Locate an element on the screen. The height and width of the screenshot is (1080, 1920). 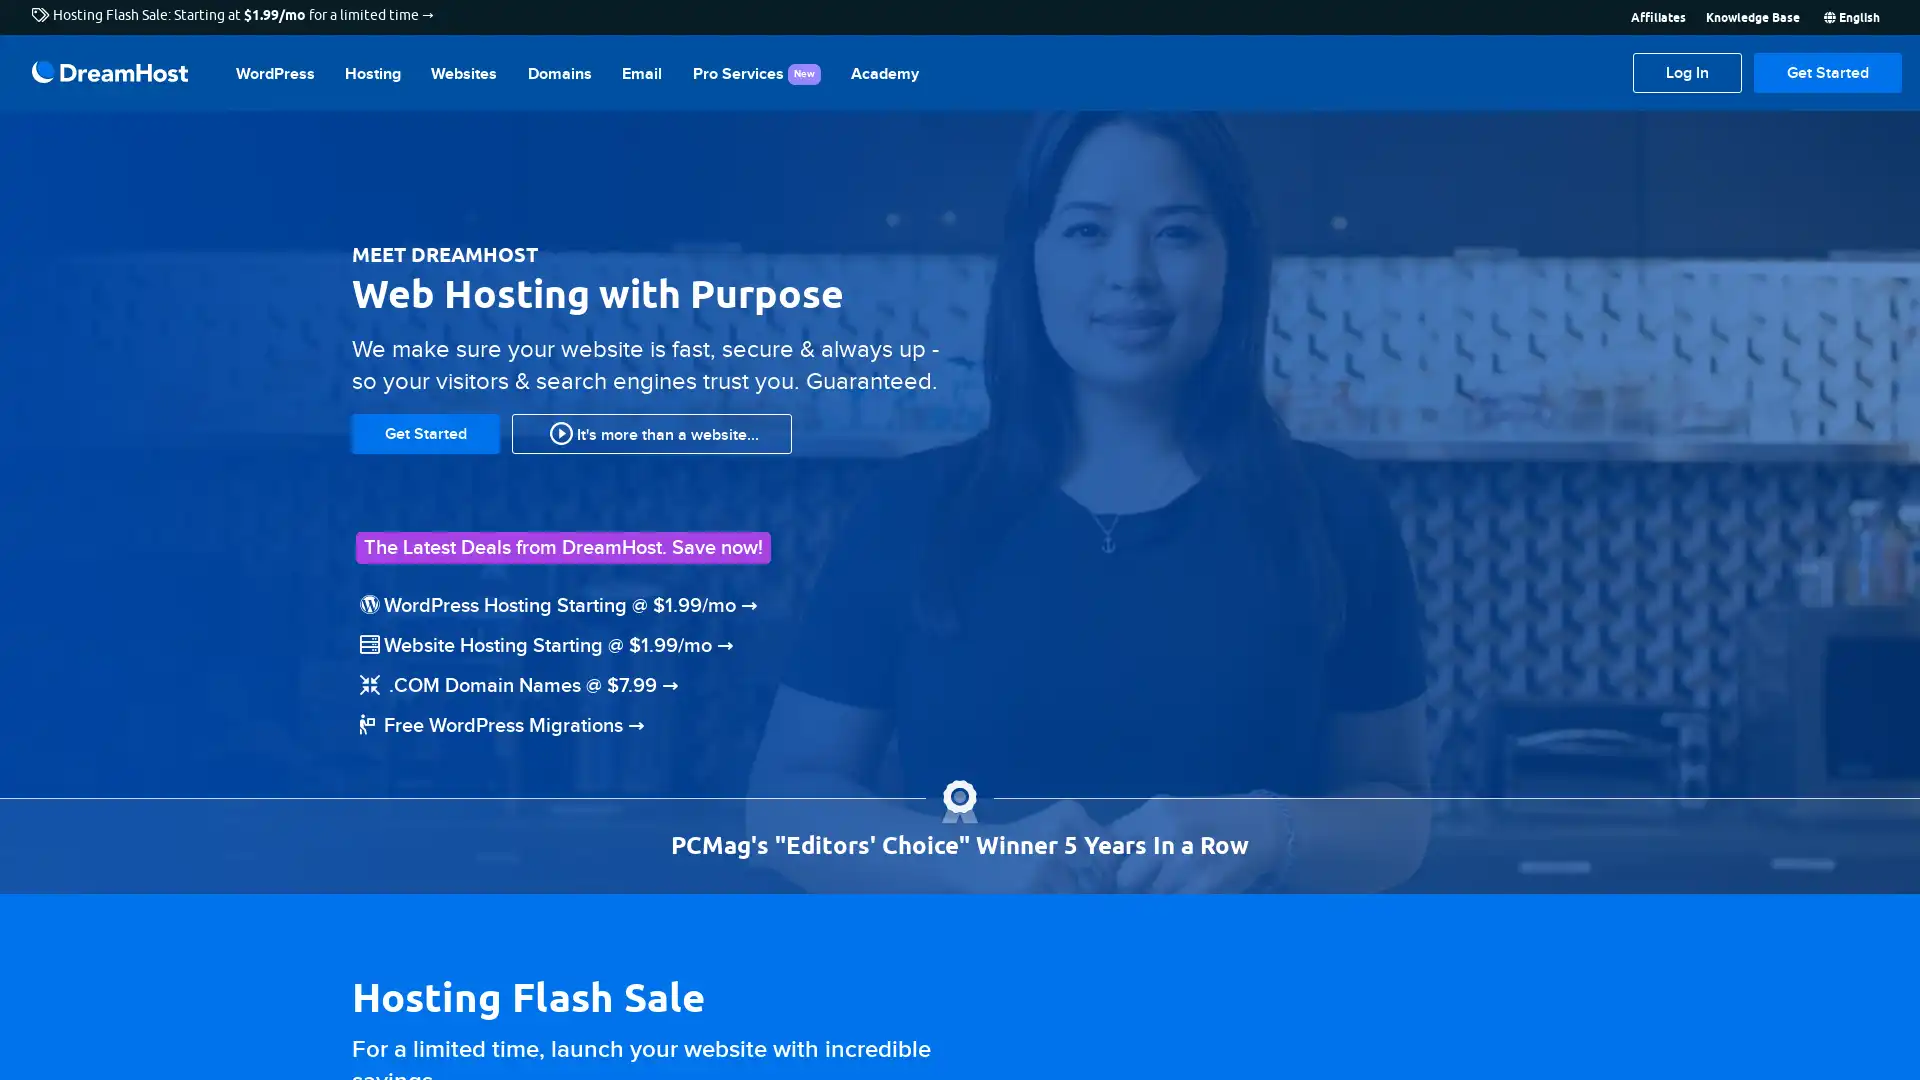
Log In is located at coordinates (1686, 72).